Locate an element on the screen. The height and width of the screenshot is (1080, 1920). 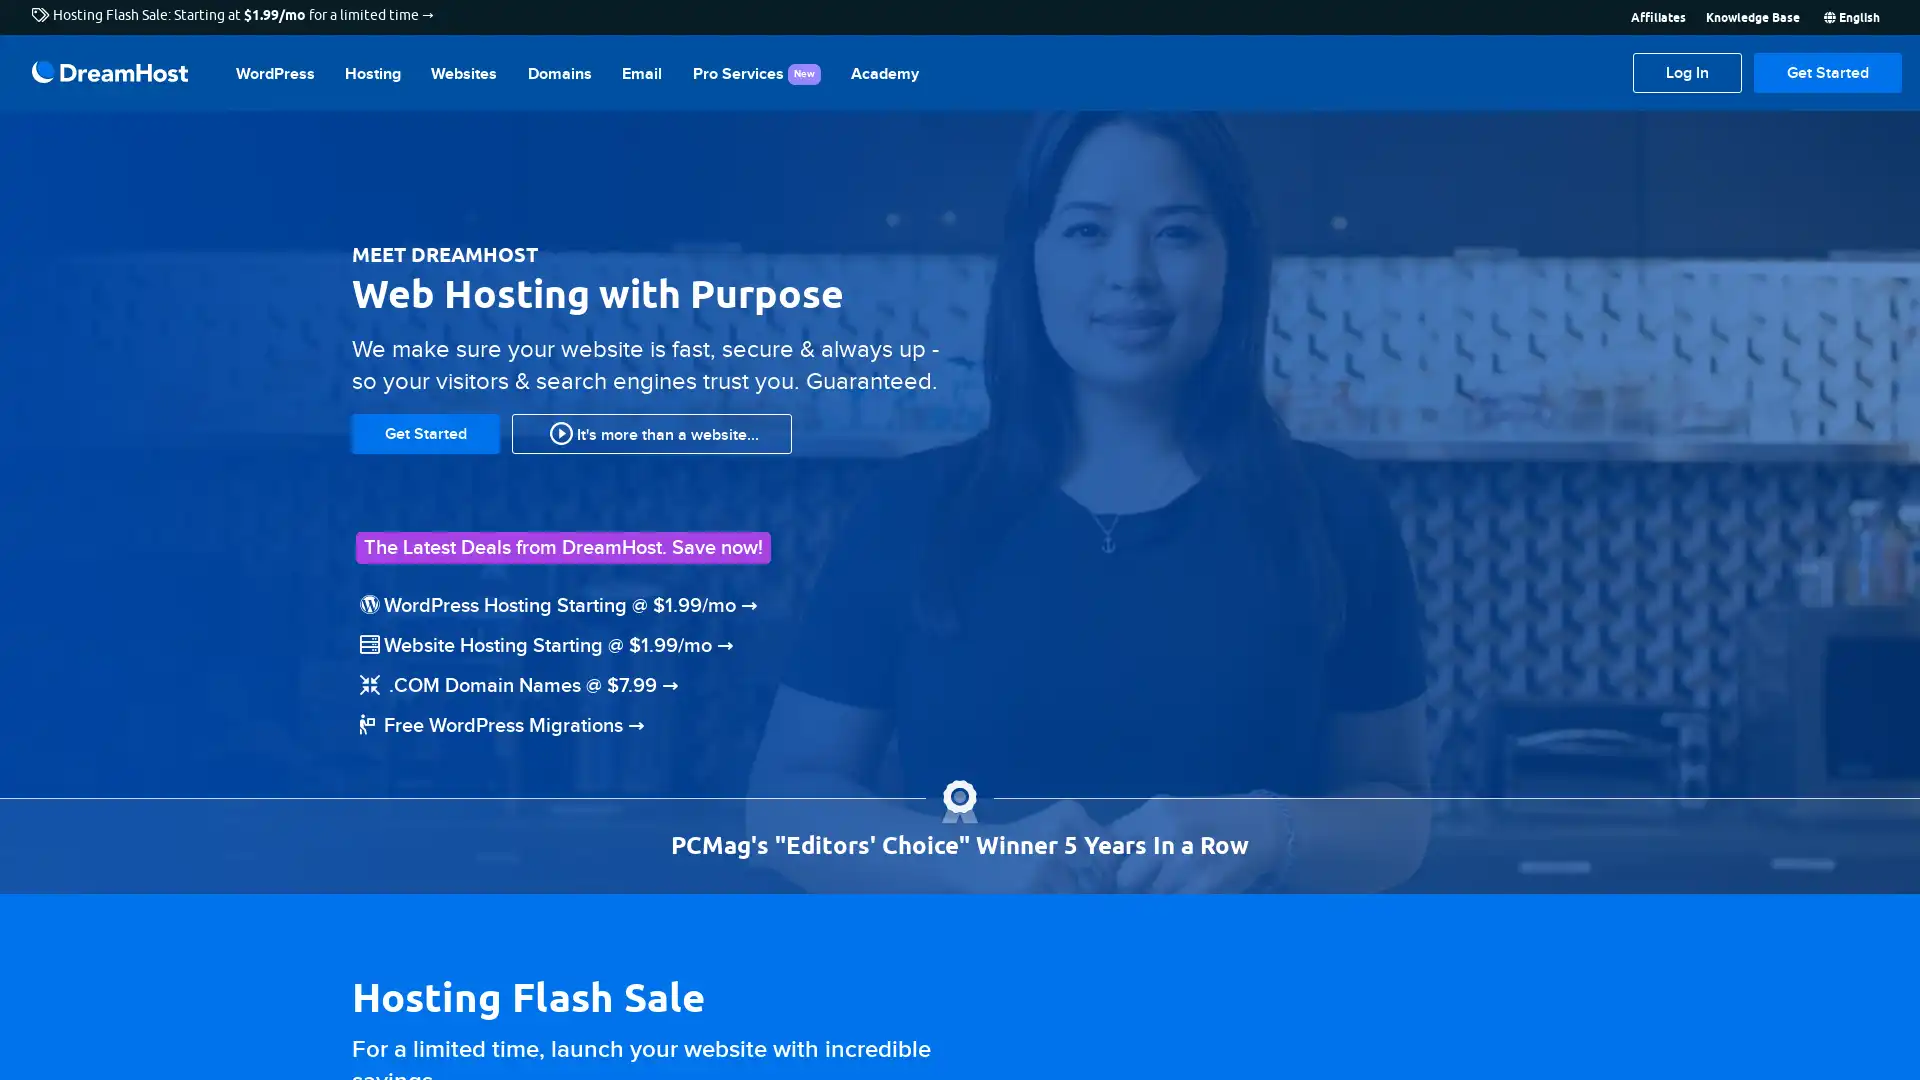
Log In is located at coordinates (1686, 72).